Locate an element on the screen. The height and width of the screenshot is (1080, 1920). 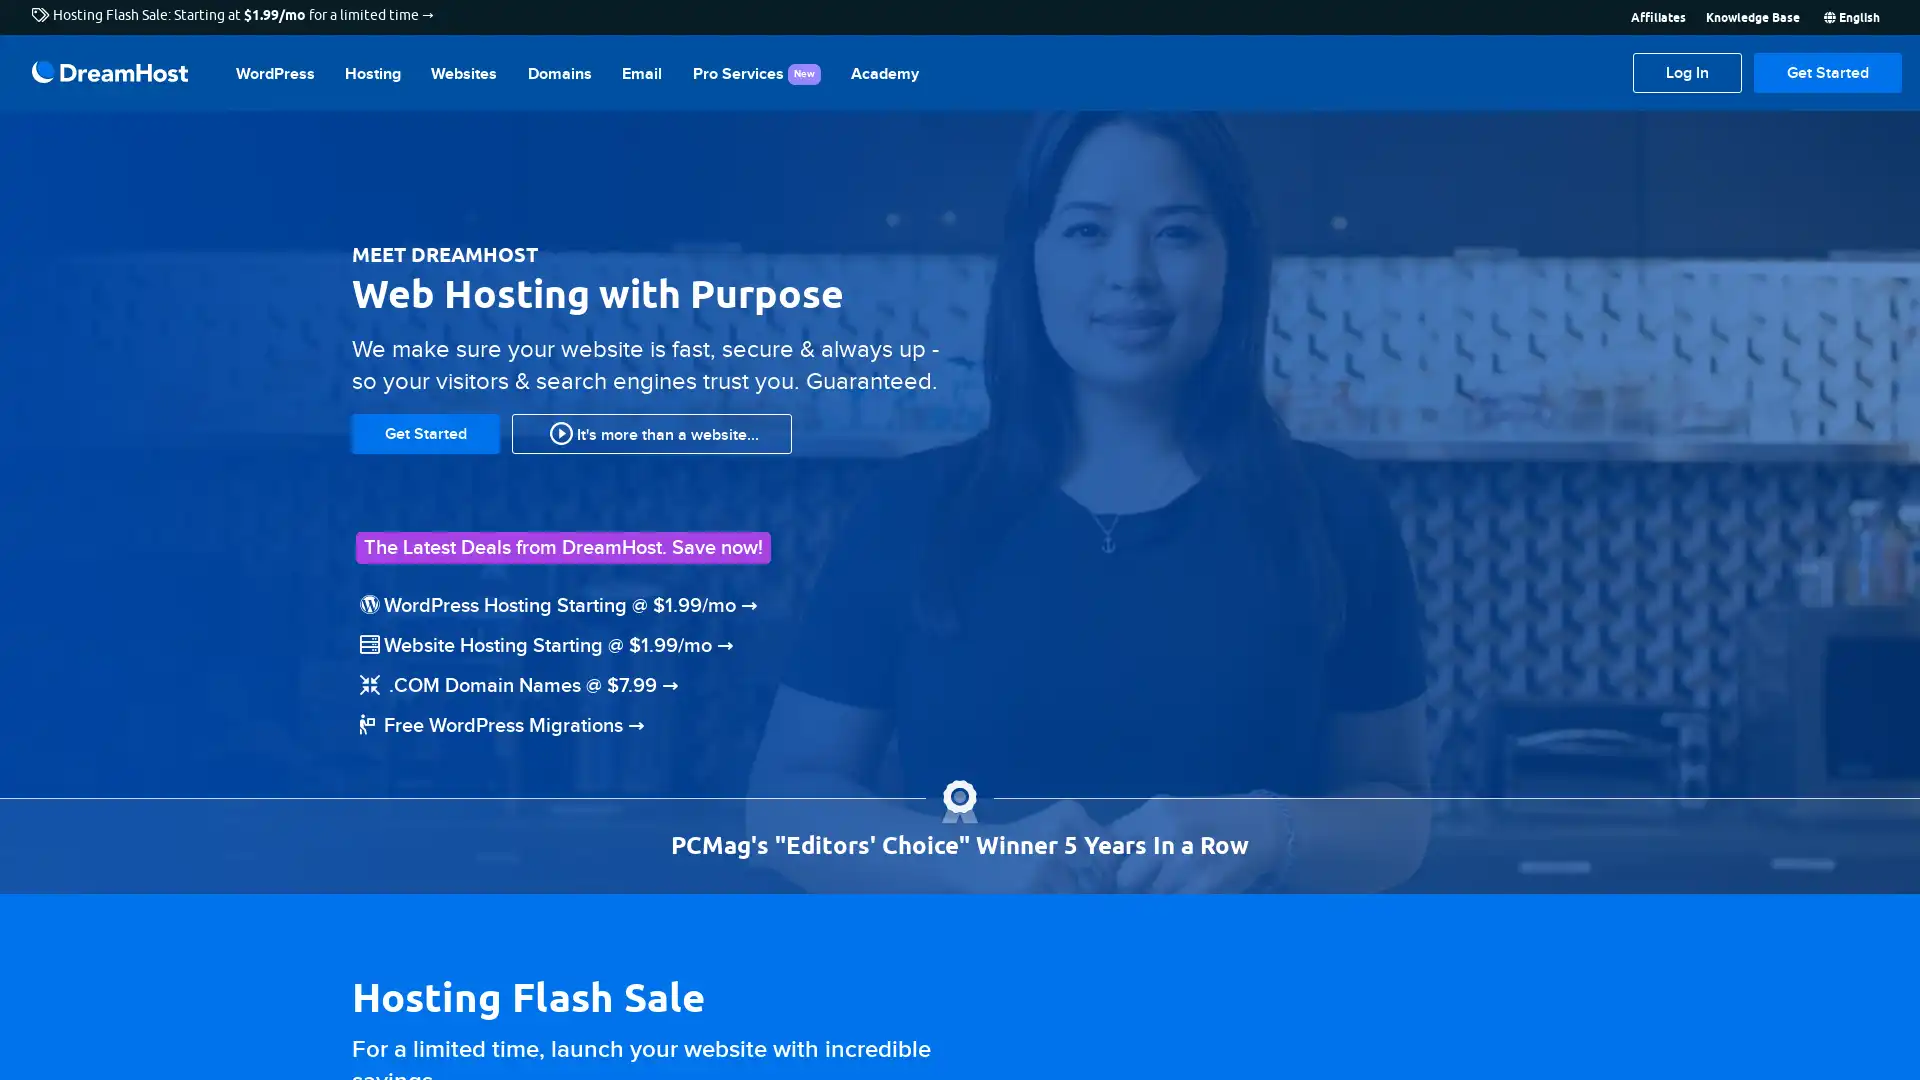
Log In is located at coordinates (1686, 72).